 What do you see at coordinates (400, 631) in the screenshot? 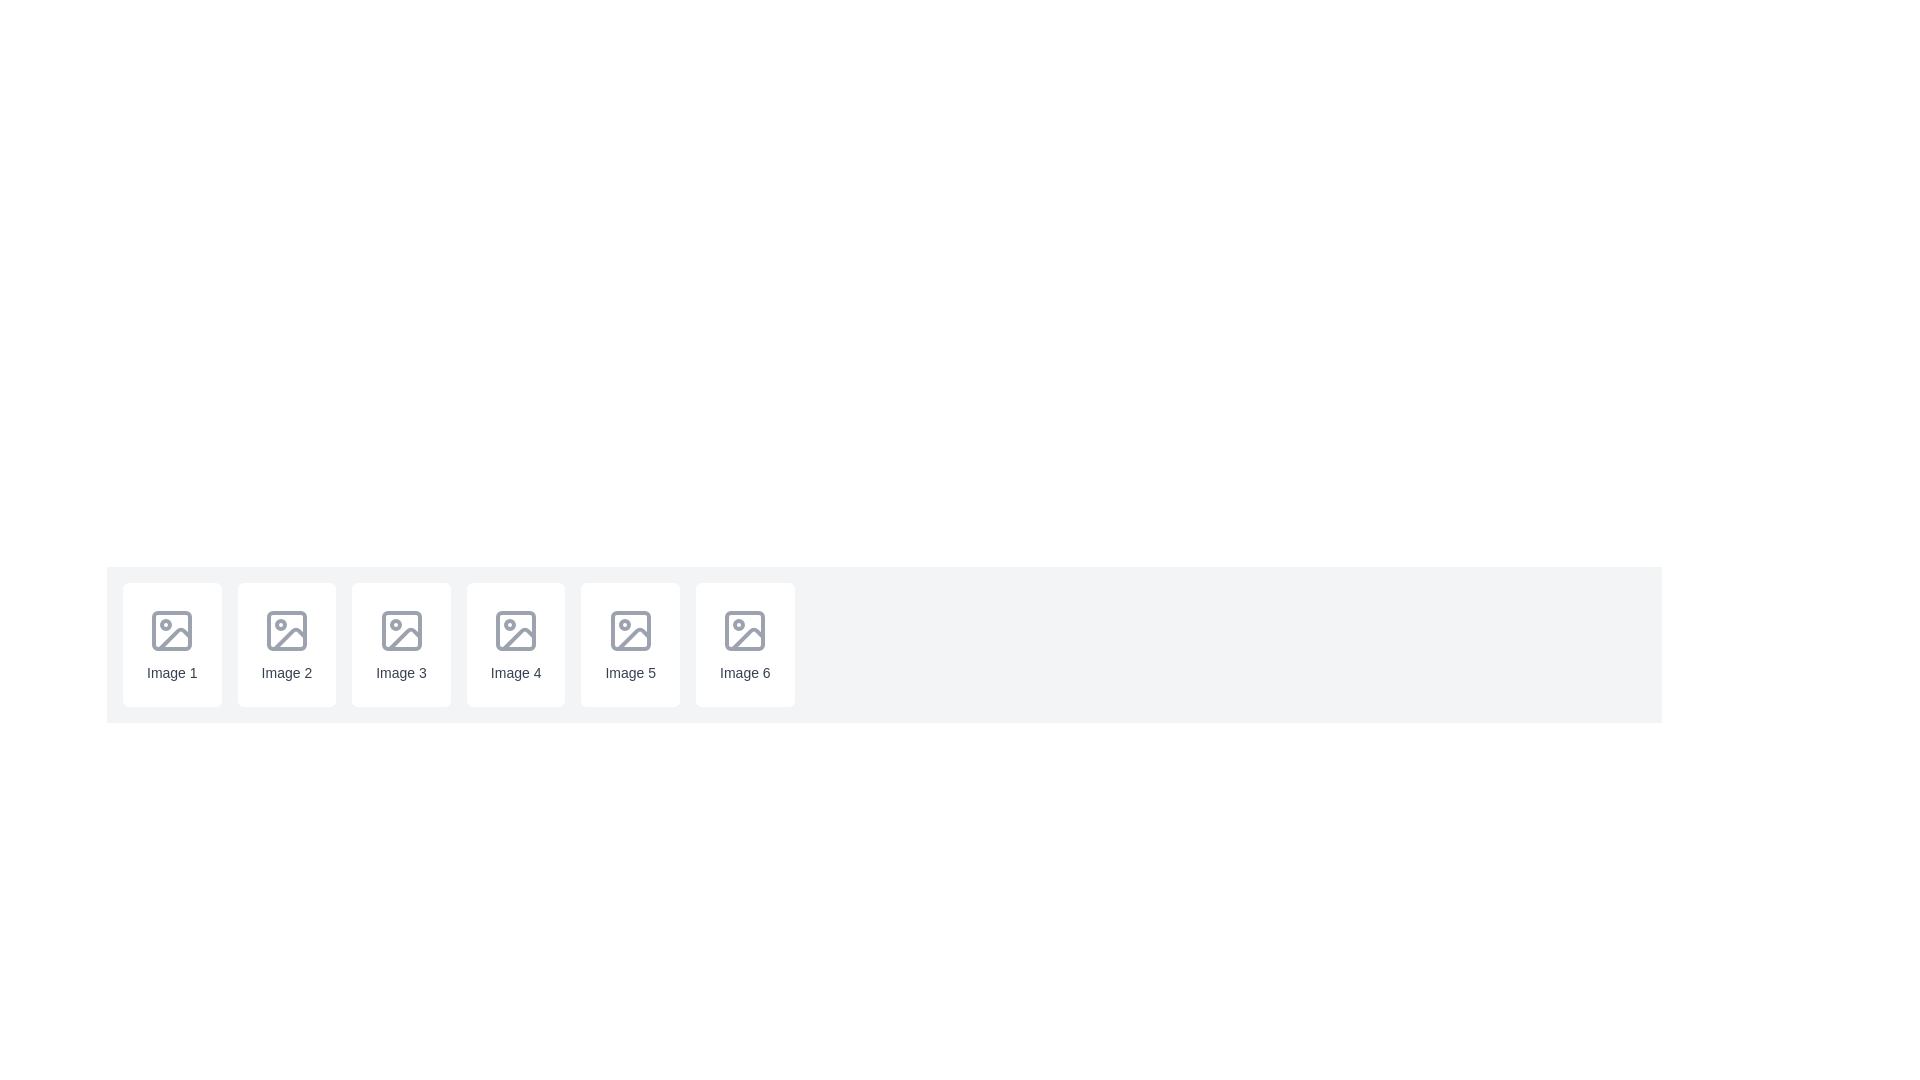
I see `the small rounded rectangle SVG element, which is part of an image placeholder icon in the third position of a horizontal carousel` at bounding box center [400, 631].